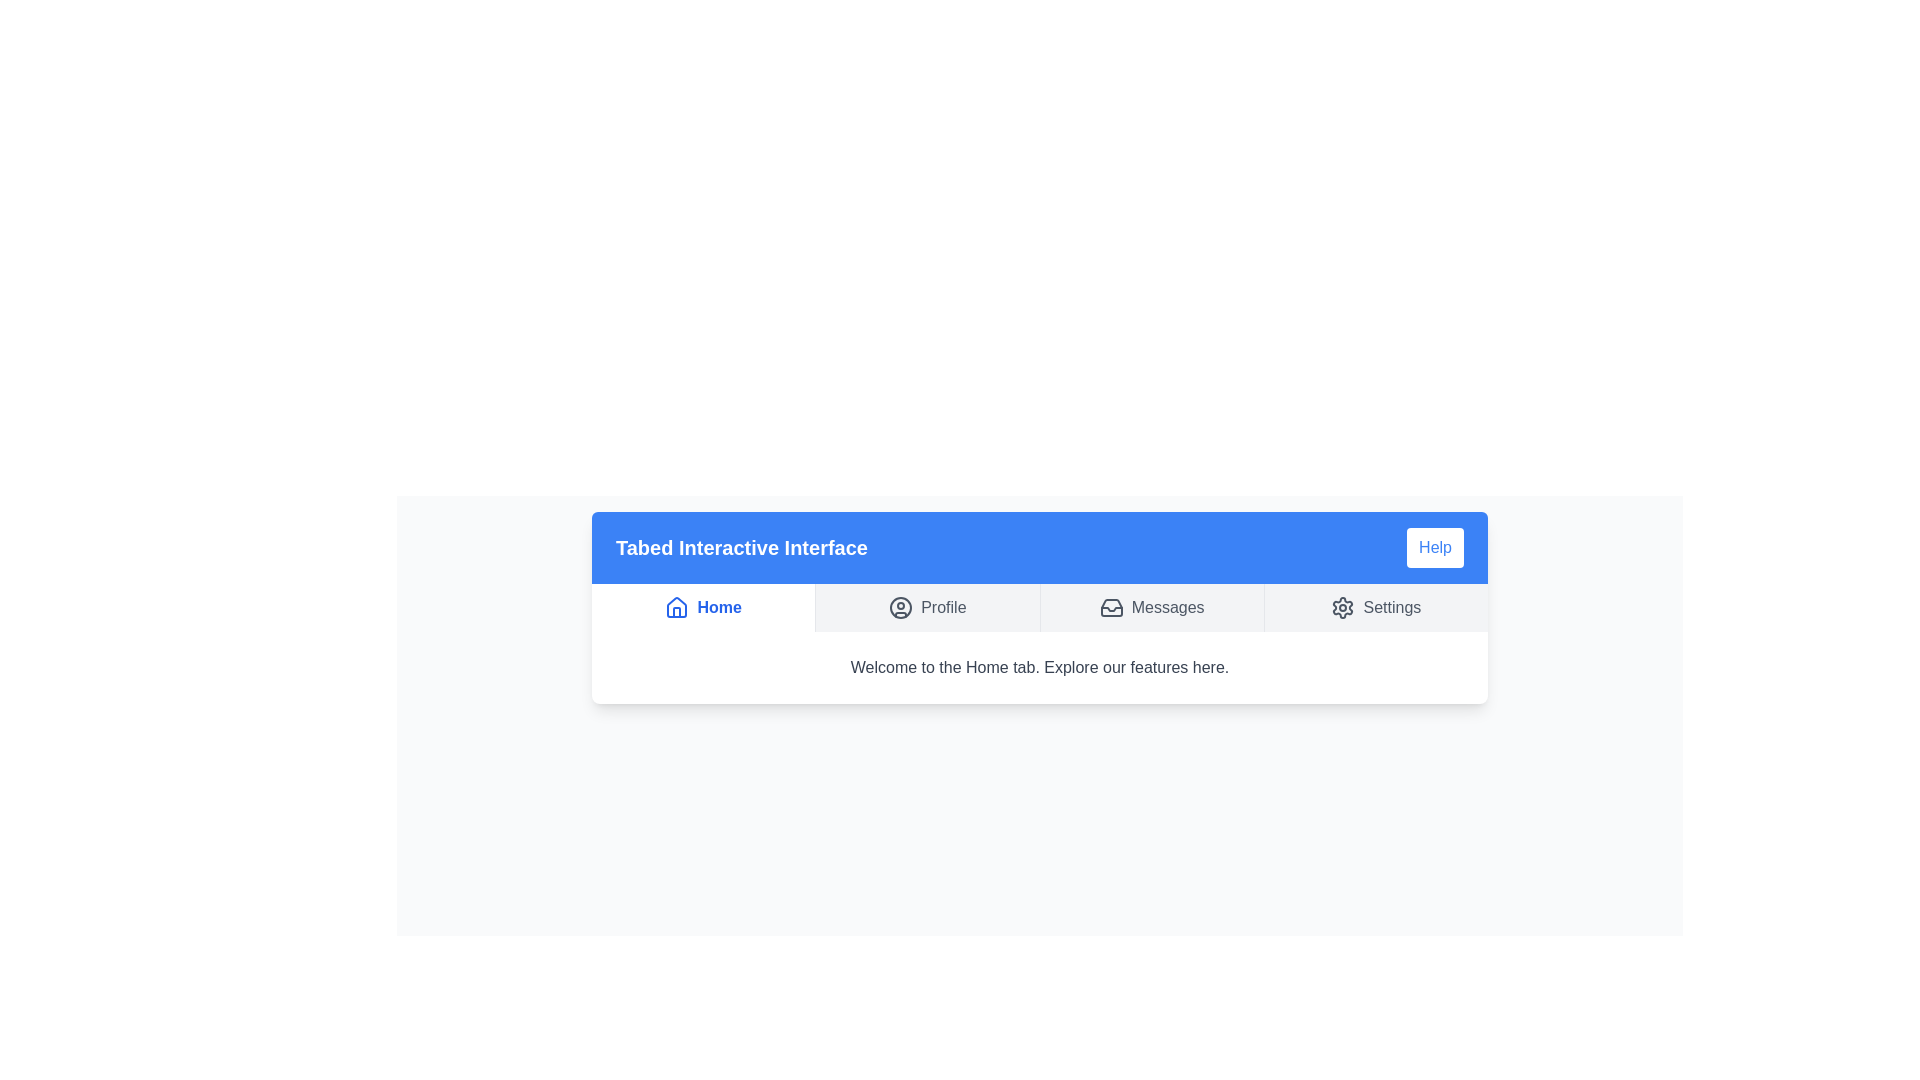 The image size is (1920, 1080). Describe the element at coordinates (900, 607) in the screenshot. I see `the circular user icon in the navigation bar, which is located below the 'Tabbed Interactive Interface' heading` at that location.